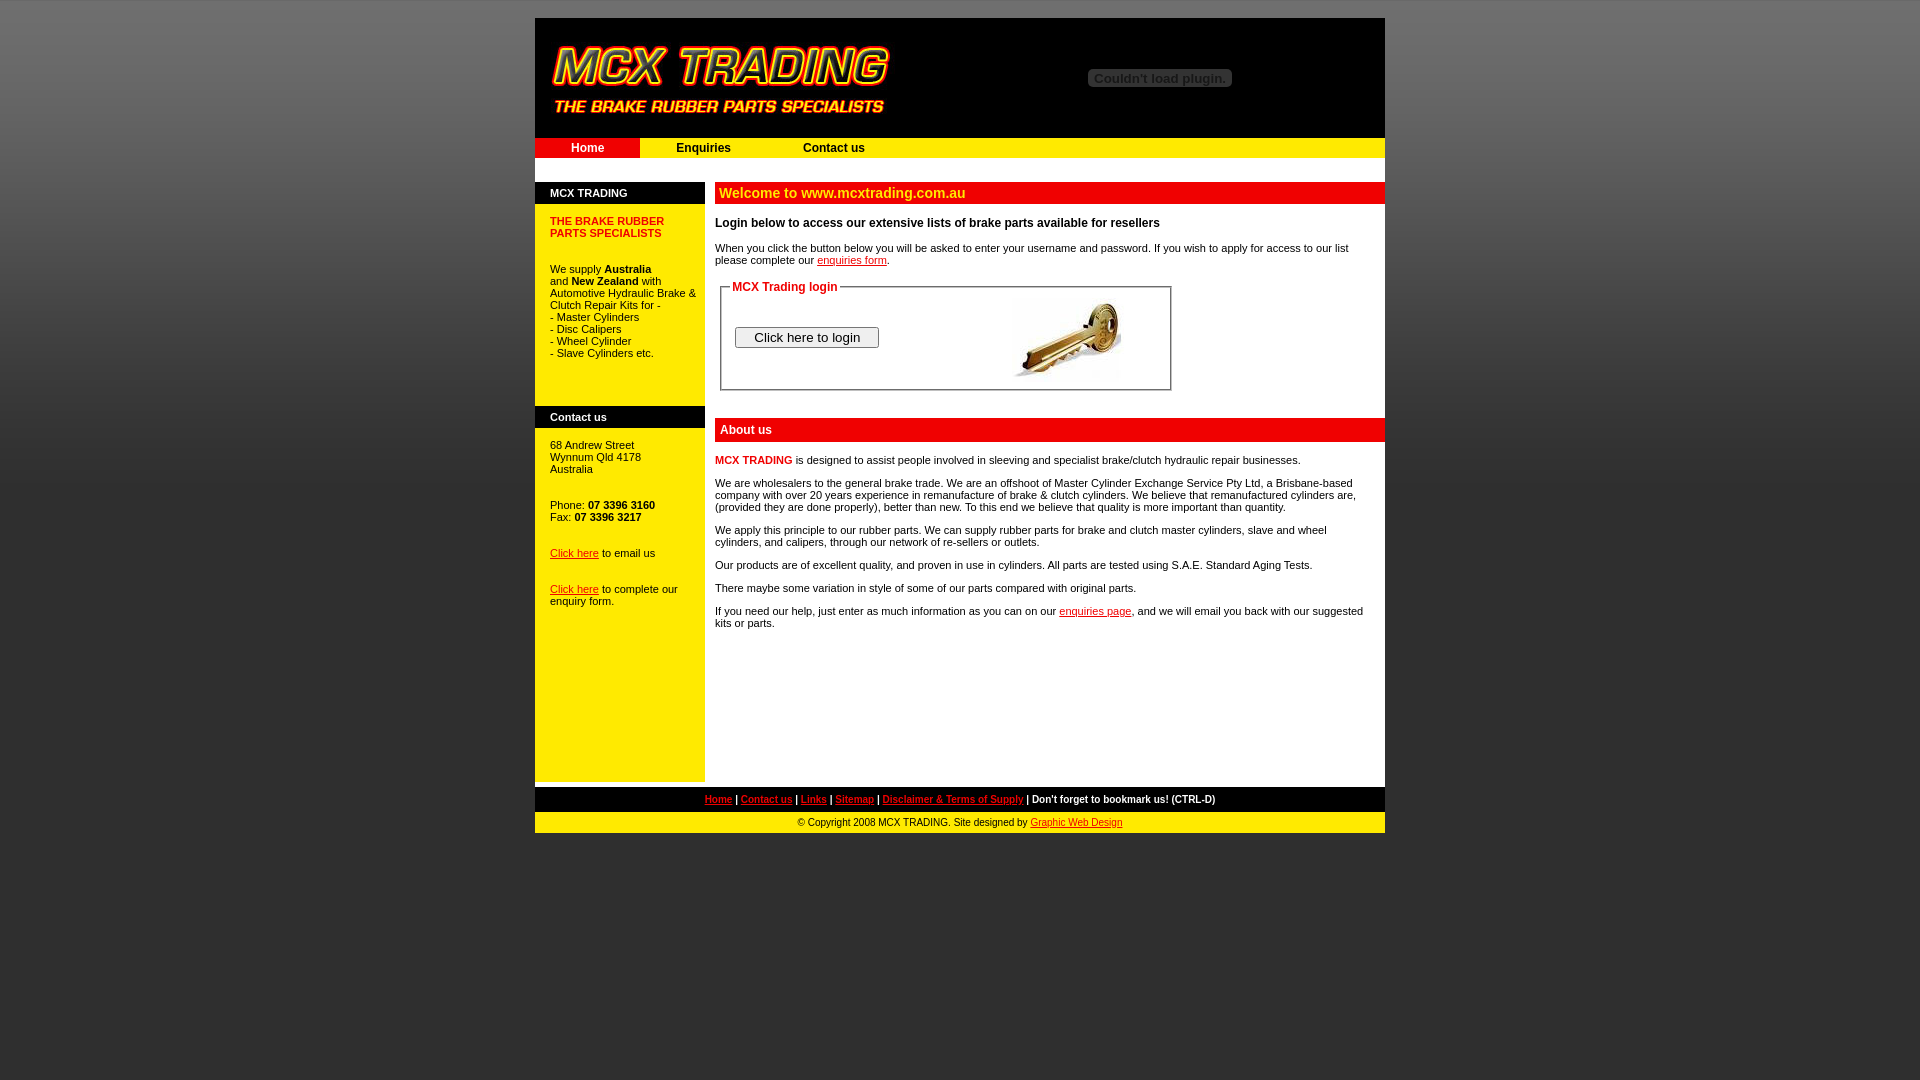  Describe the element at coordinates (573, 588) in the screenshot. I see `'Click here'` at that location.